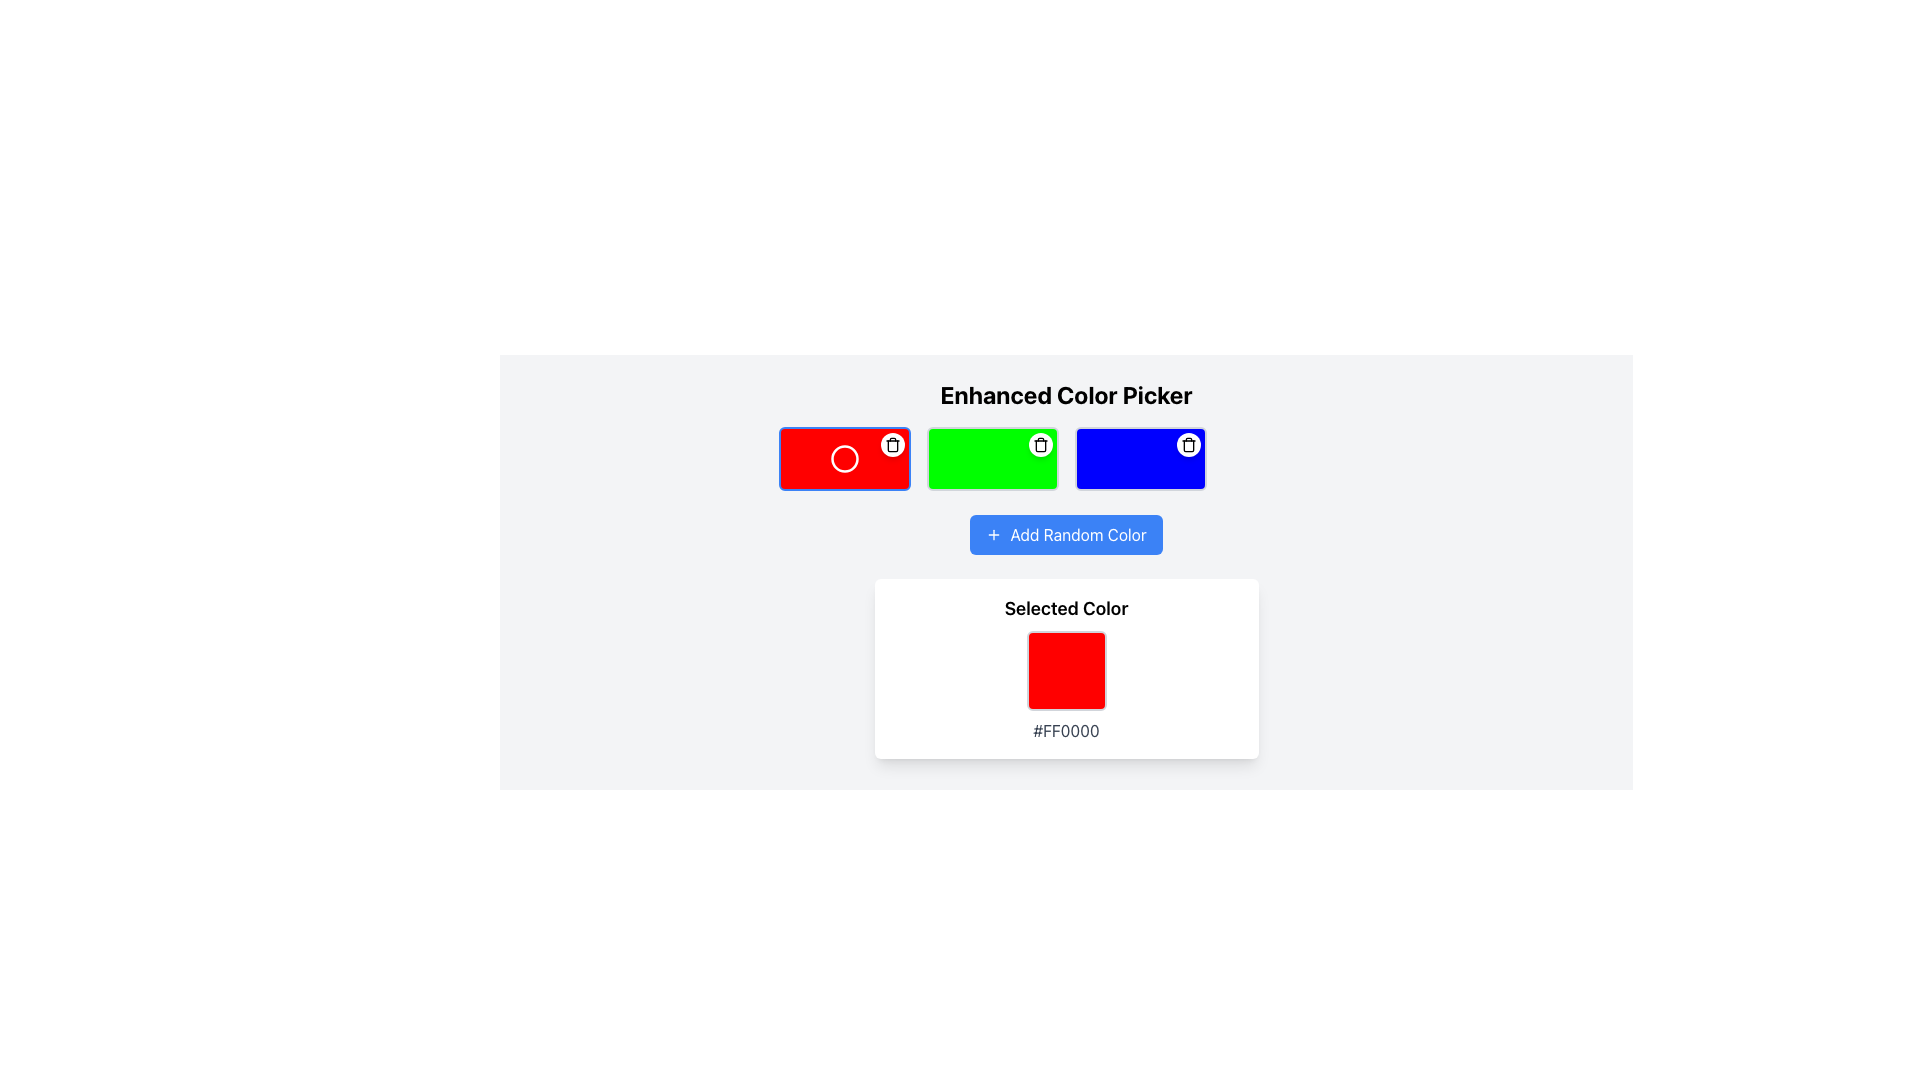  Describe the element at coordinates (1065, 731) in the screenshot. I see `the static text label displaying the color code '#FF0000', which is styled in gray text and positioned below a red color sample inside a white card` at that location.